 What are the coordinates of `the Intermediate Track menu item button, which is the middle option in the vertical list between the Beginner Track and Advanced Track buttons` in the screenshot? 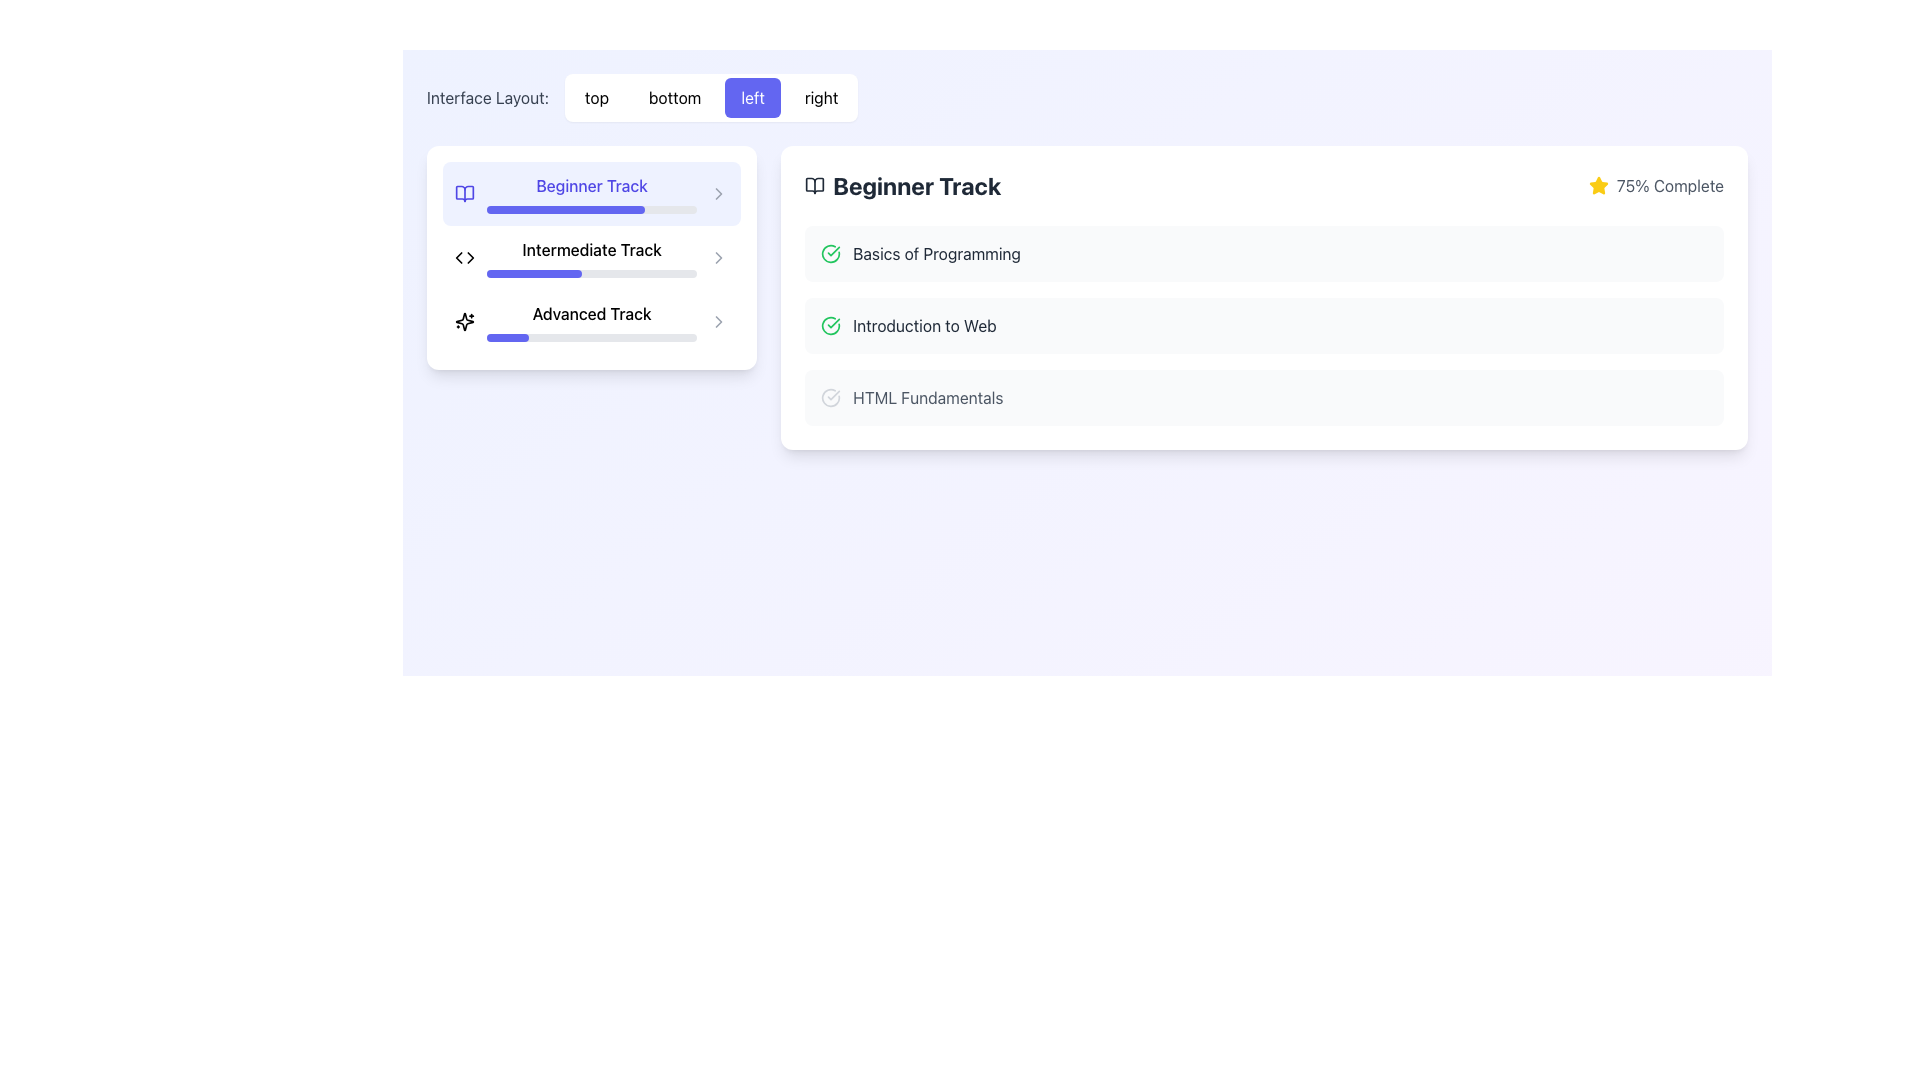 It's located at (591, 257).